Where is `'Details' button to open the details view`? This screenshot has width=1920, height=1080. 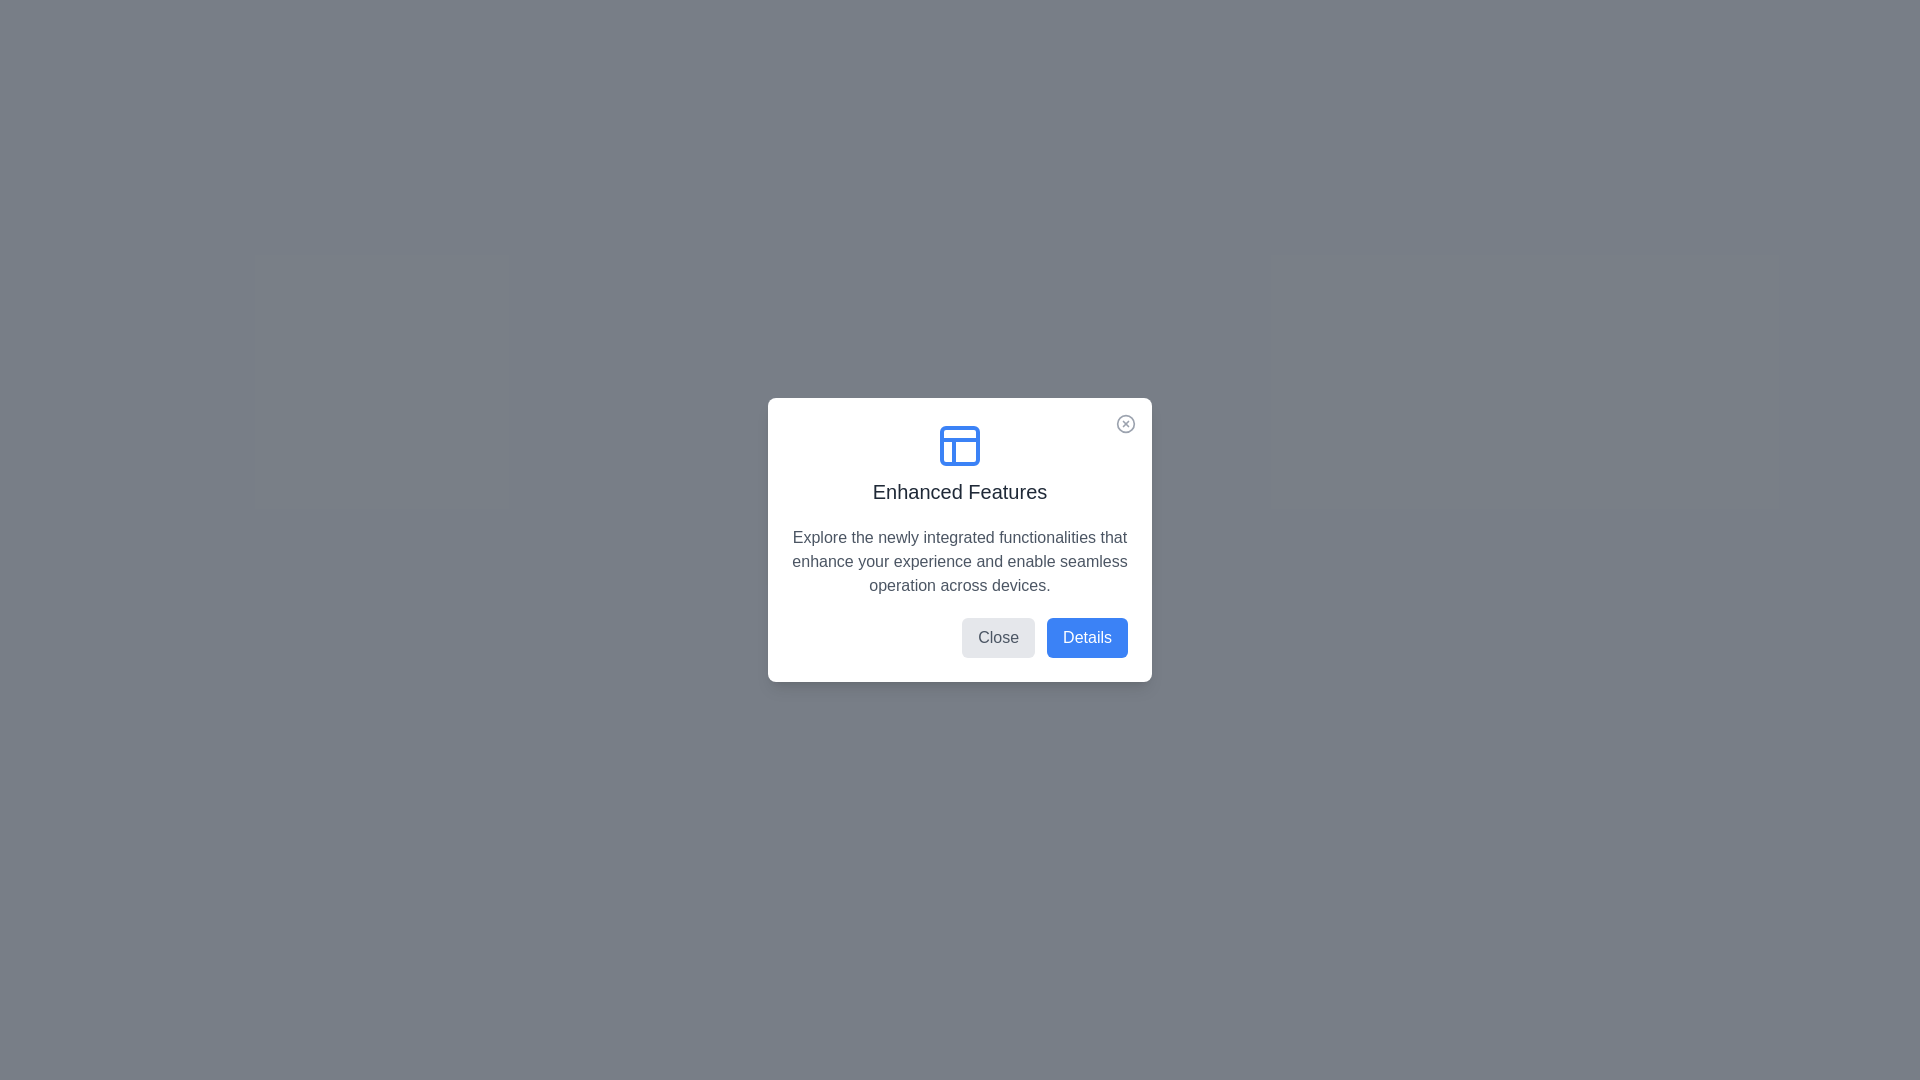 'Details' button to open the details view is located at coordinates (1086, 637).